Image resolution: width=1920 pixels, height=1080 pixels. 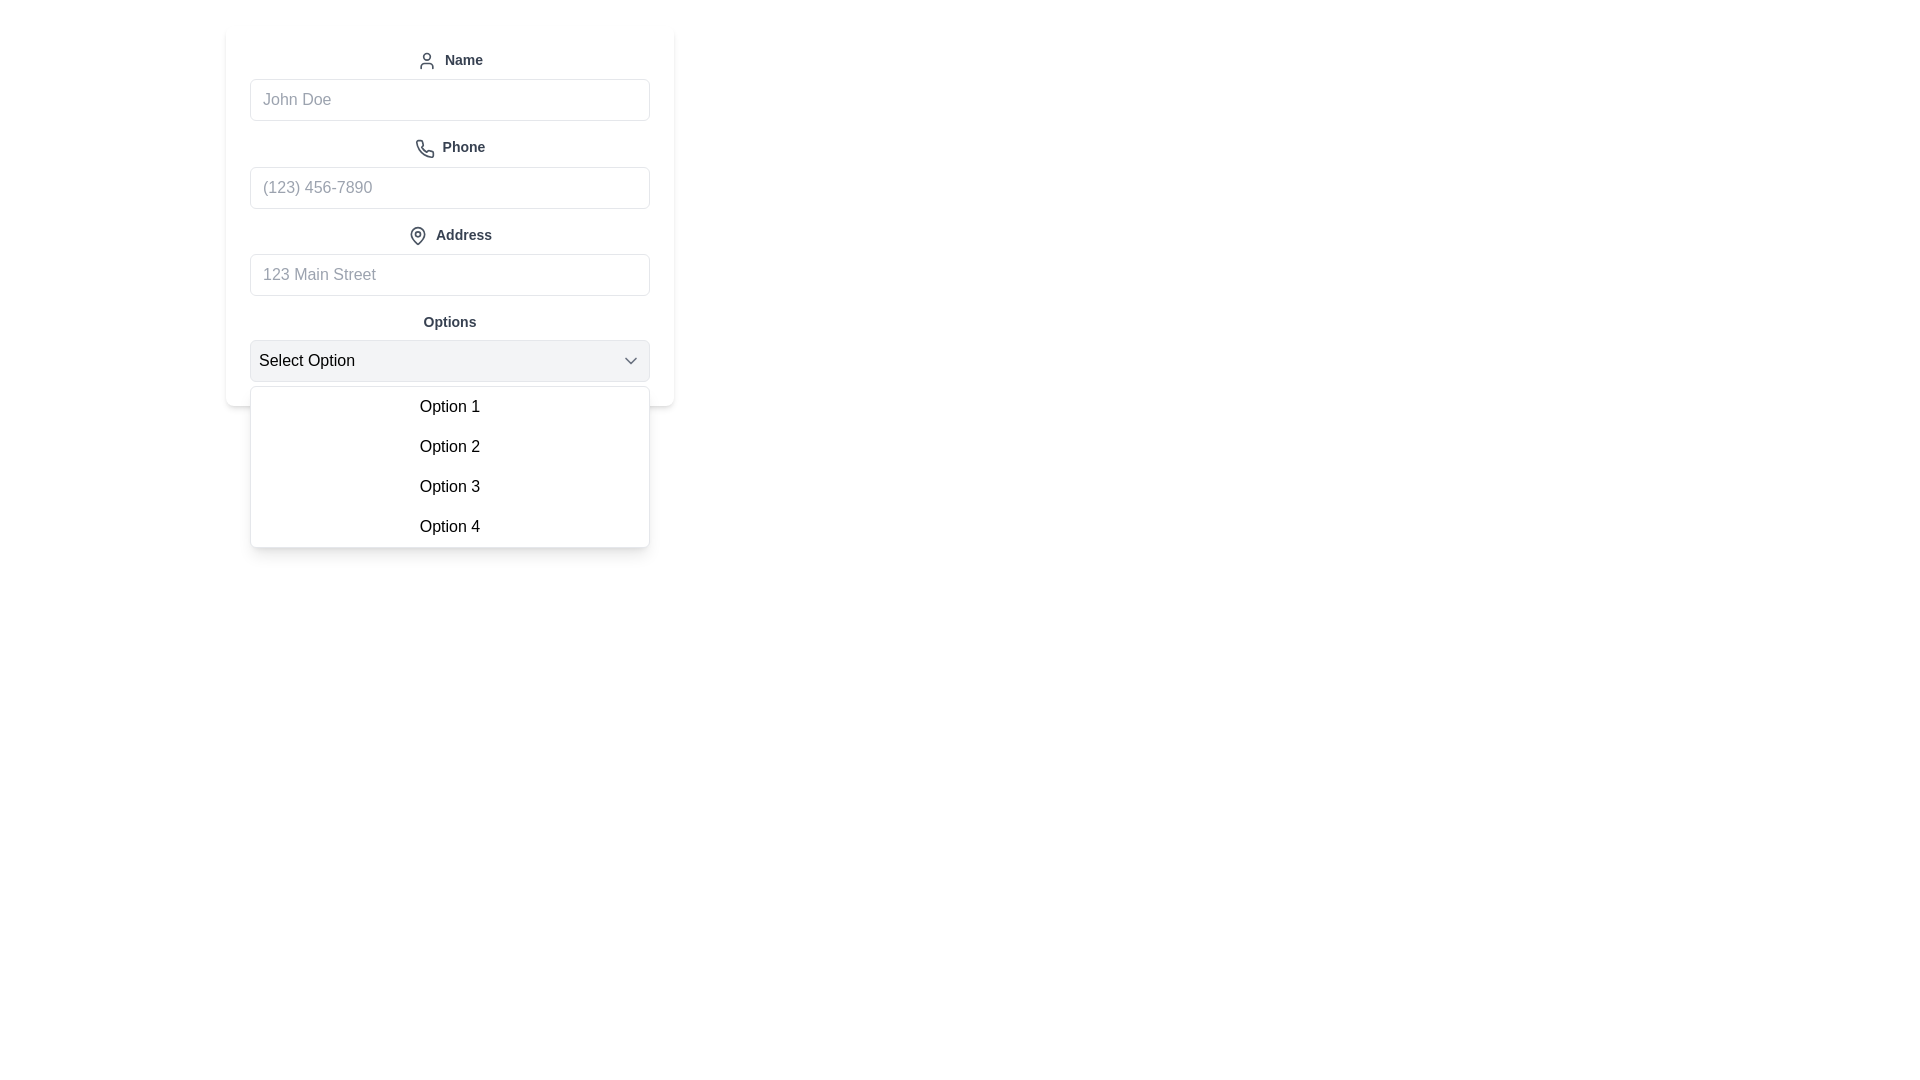 What do you see at coordinates (426, 60) in the screenshot?
I see `the user icon located to the left of the 'Name' label at the top of the form, which serves as a visual indicator for user-related information` at bounding box center [426, 60].